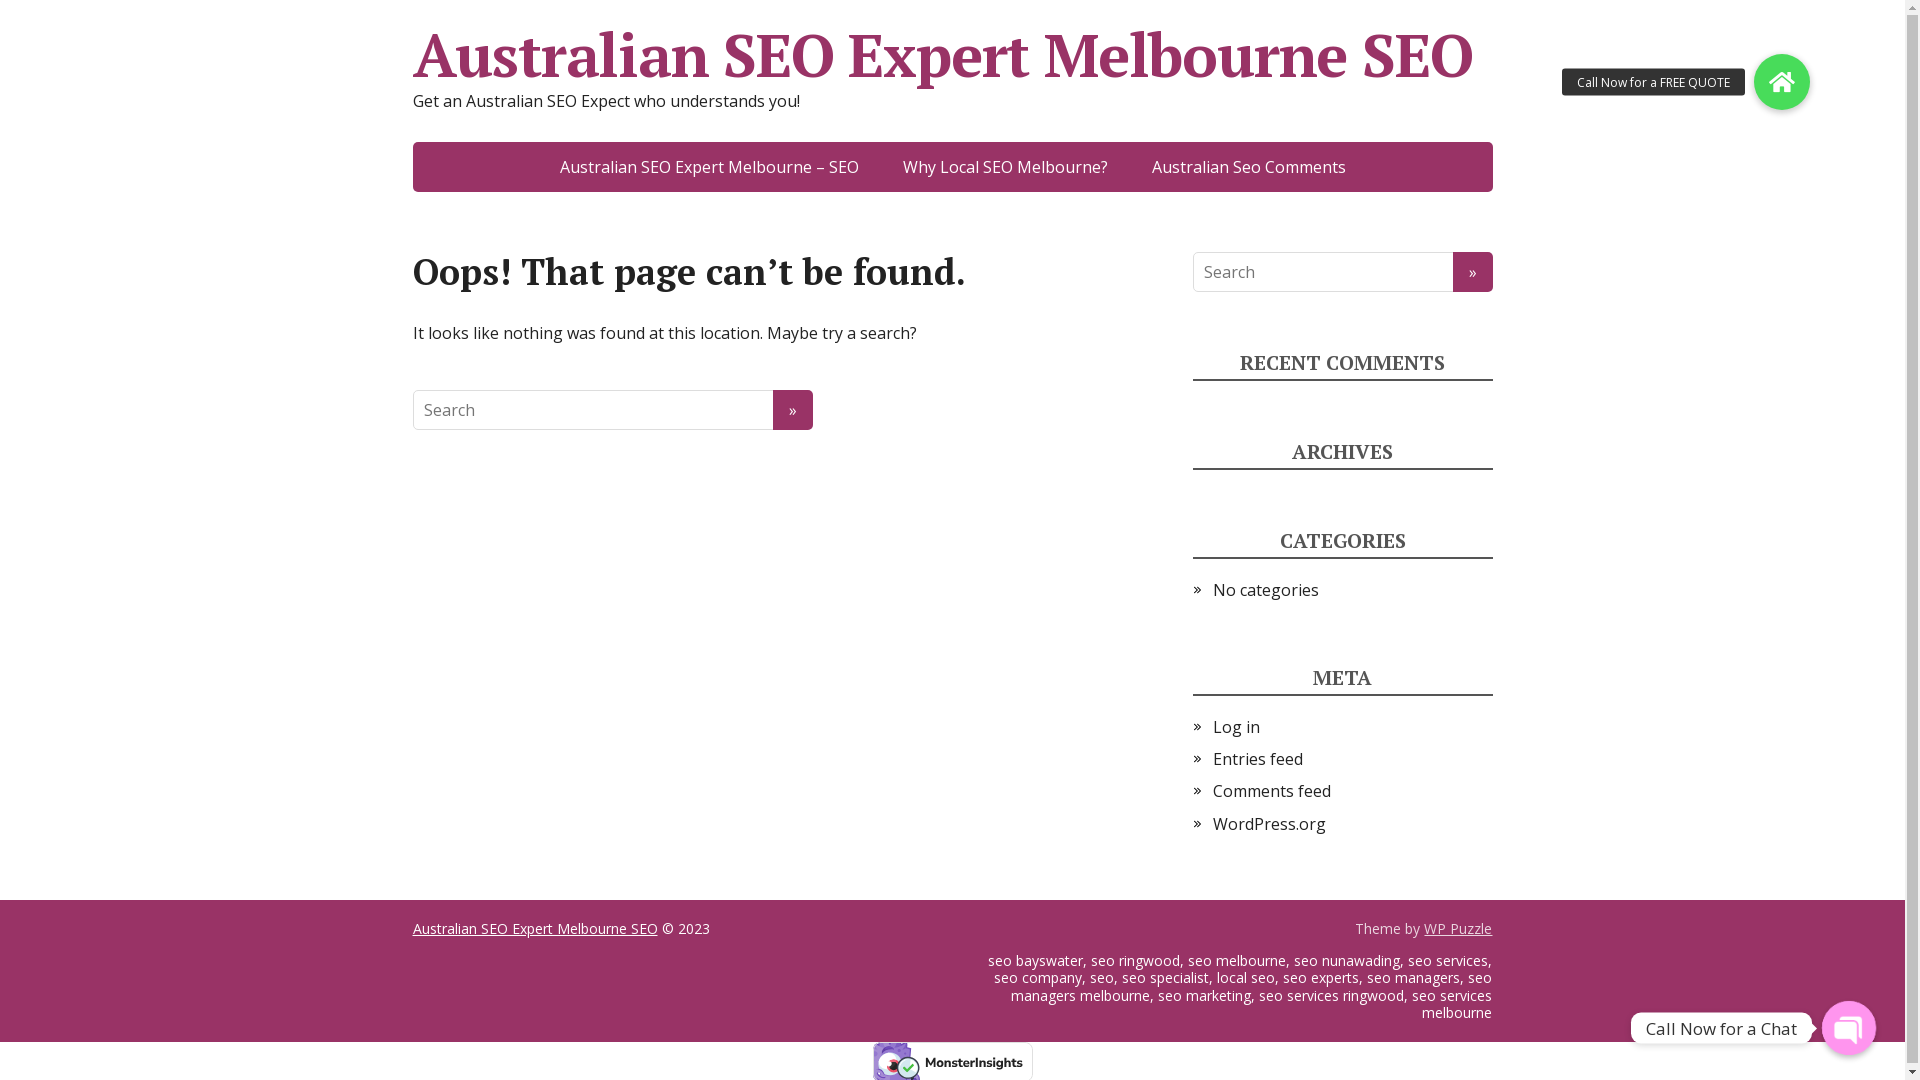  What do you see at coordinates (1004, 165) in the screenshot?
I see `'Why Local SEO Melbourne?'` at bounding box center [1004, 165].